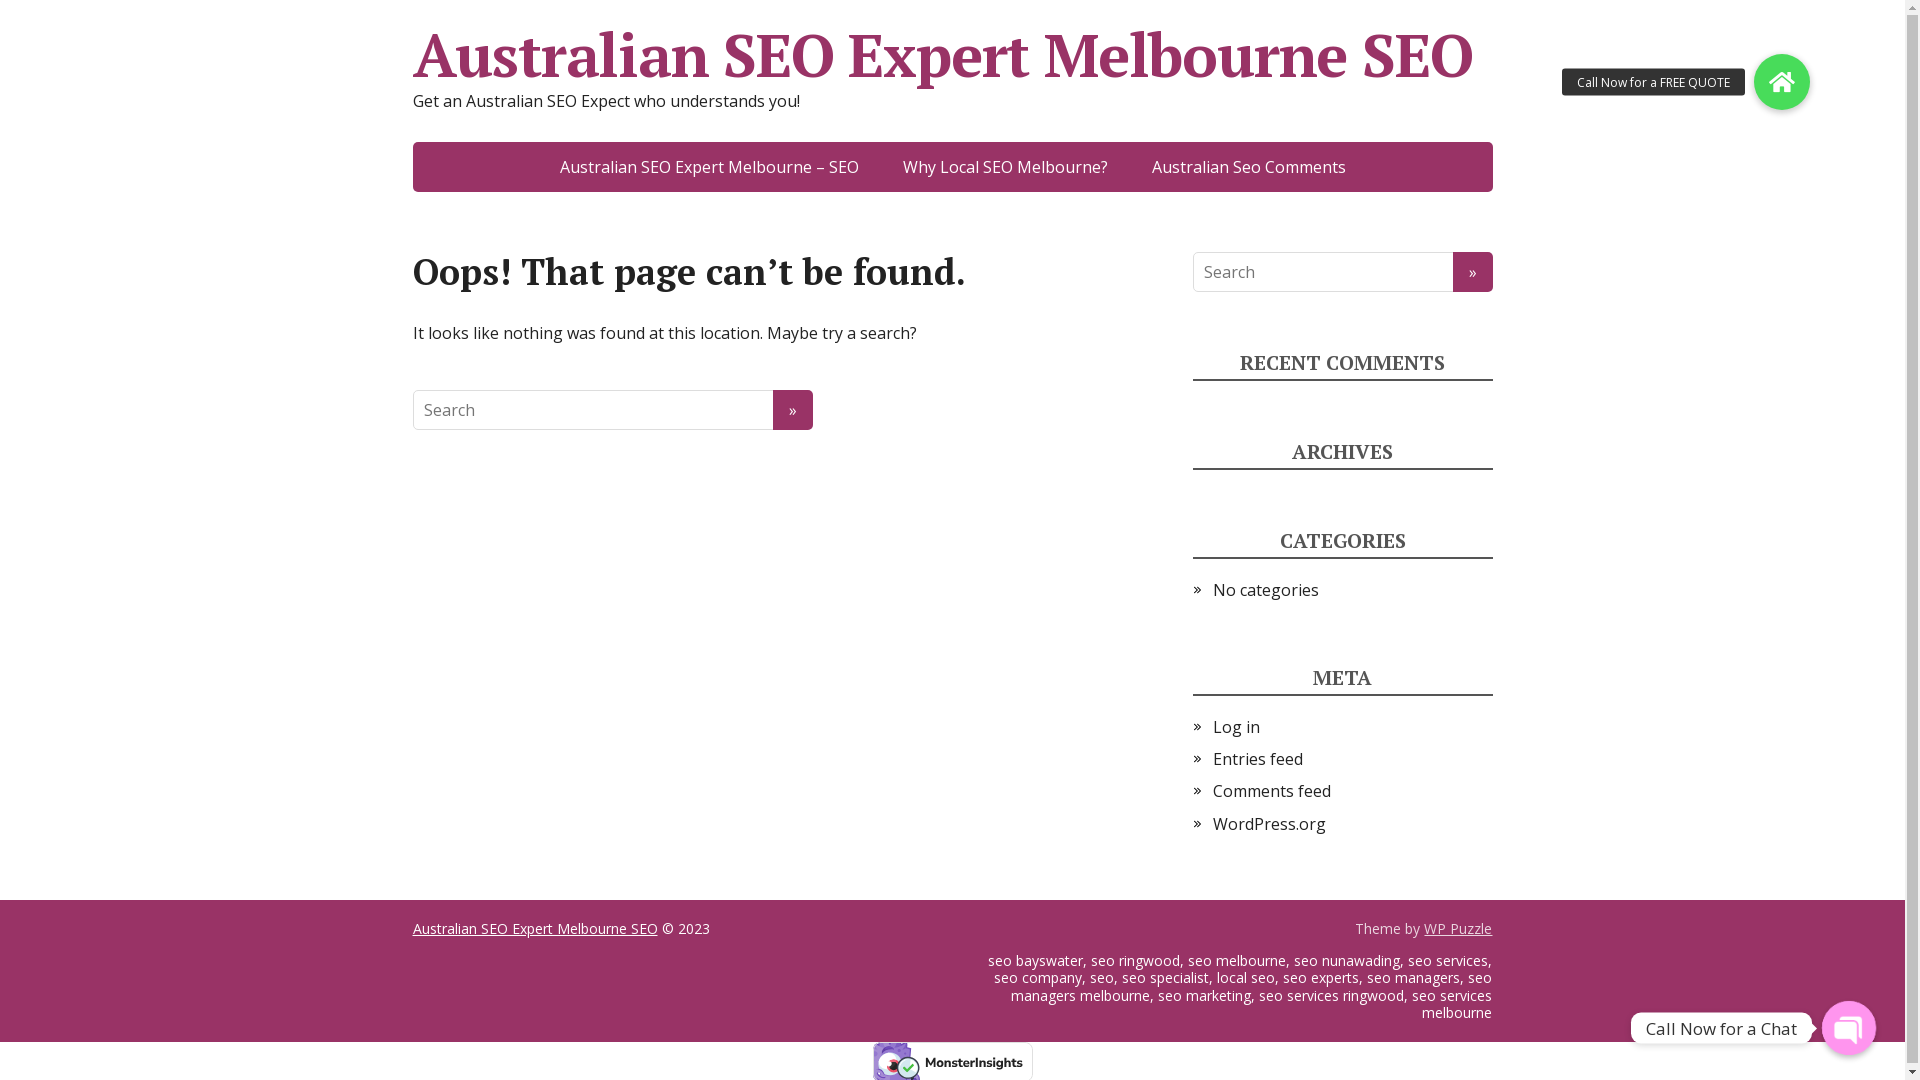  What do you see at coordinates (1004, 165) in the screenshot?
I see `'Why Local SEO Melbourne?'` at bounding box center [1004, 165].